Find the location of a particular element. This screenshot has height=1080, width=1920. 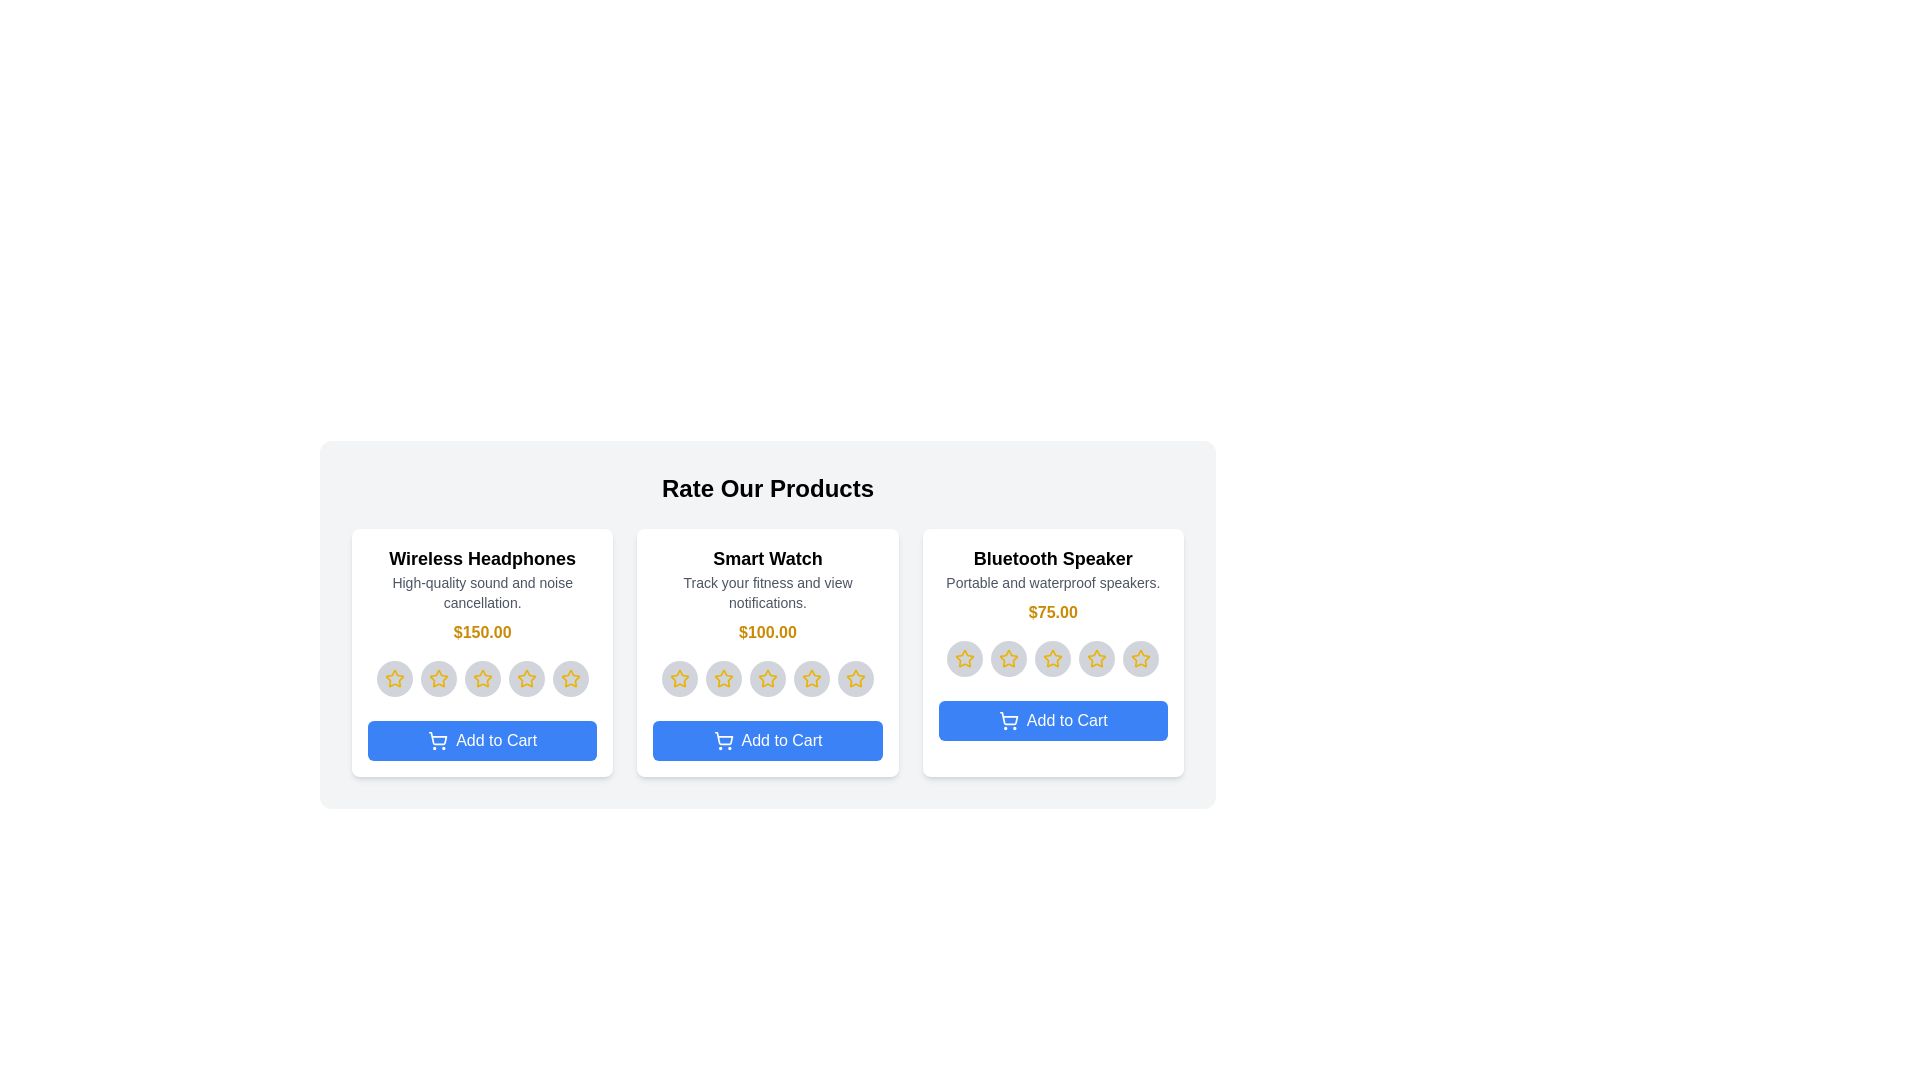

the product name to view its details is located at coordinates (481, 559).